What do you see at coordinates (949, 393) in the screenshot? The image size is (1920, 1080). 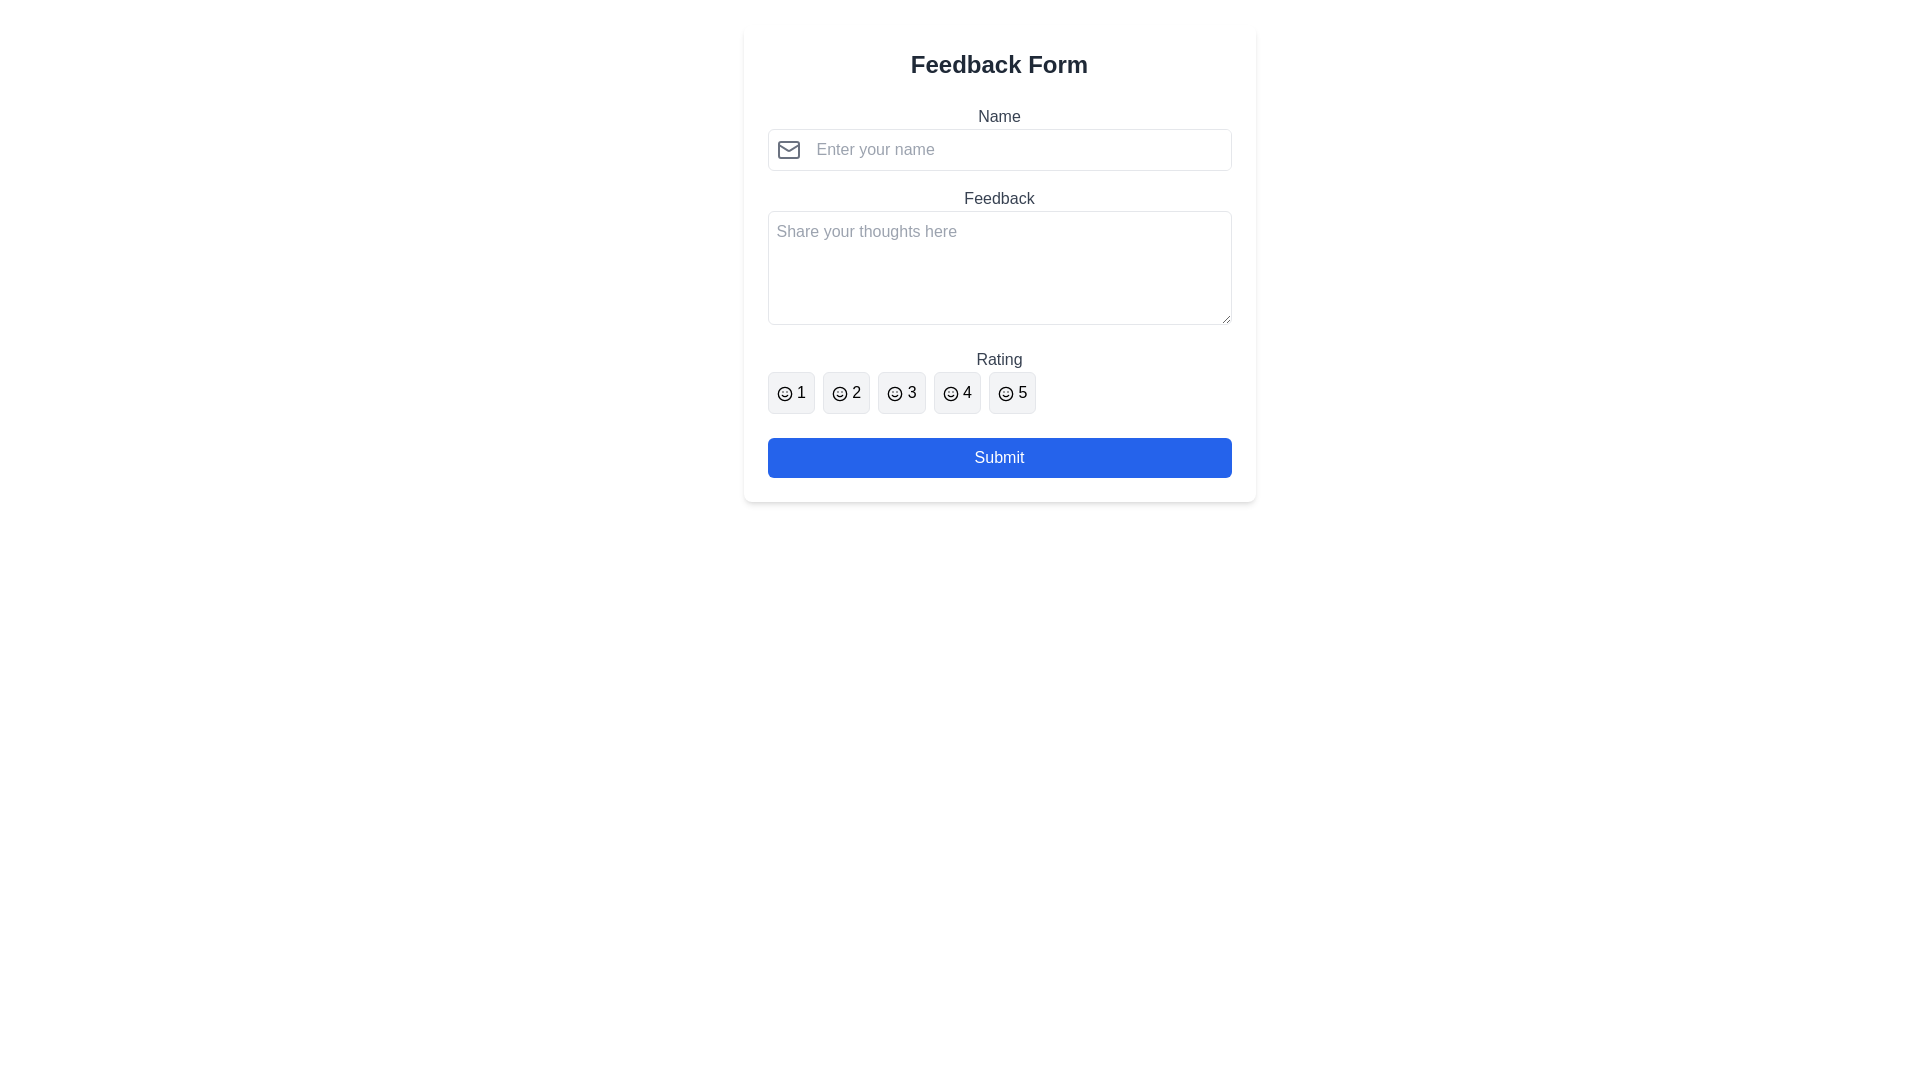 I see `the fourth smiley icon representing a rating level '4'` at bounding box center [949, 393].